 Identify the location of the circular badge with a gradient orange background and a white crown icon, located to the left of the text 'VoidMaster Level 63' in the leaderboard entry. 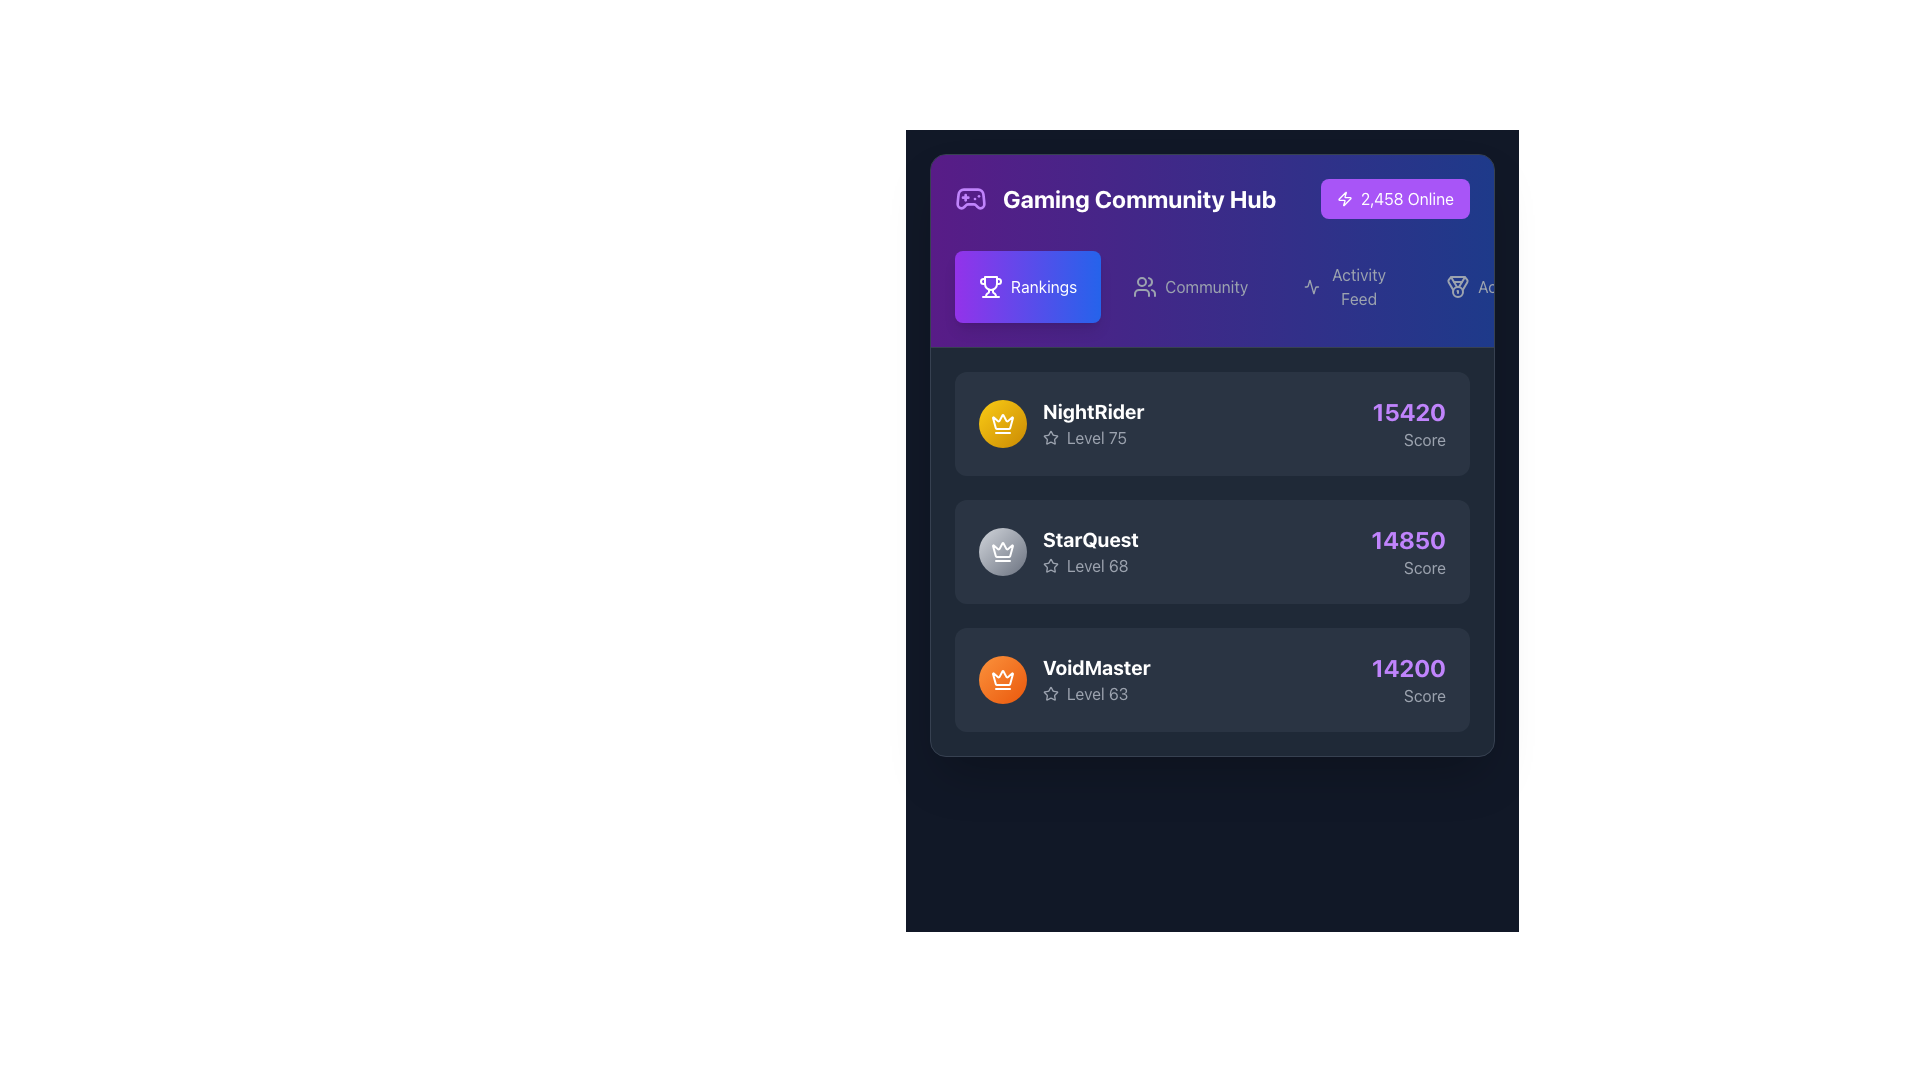
(1003, 678).